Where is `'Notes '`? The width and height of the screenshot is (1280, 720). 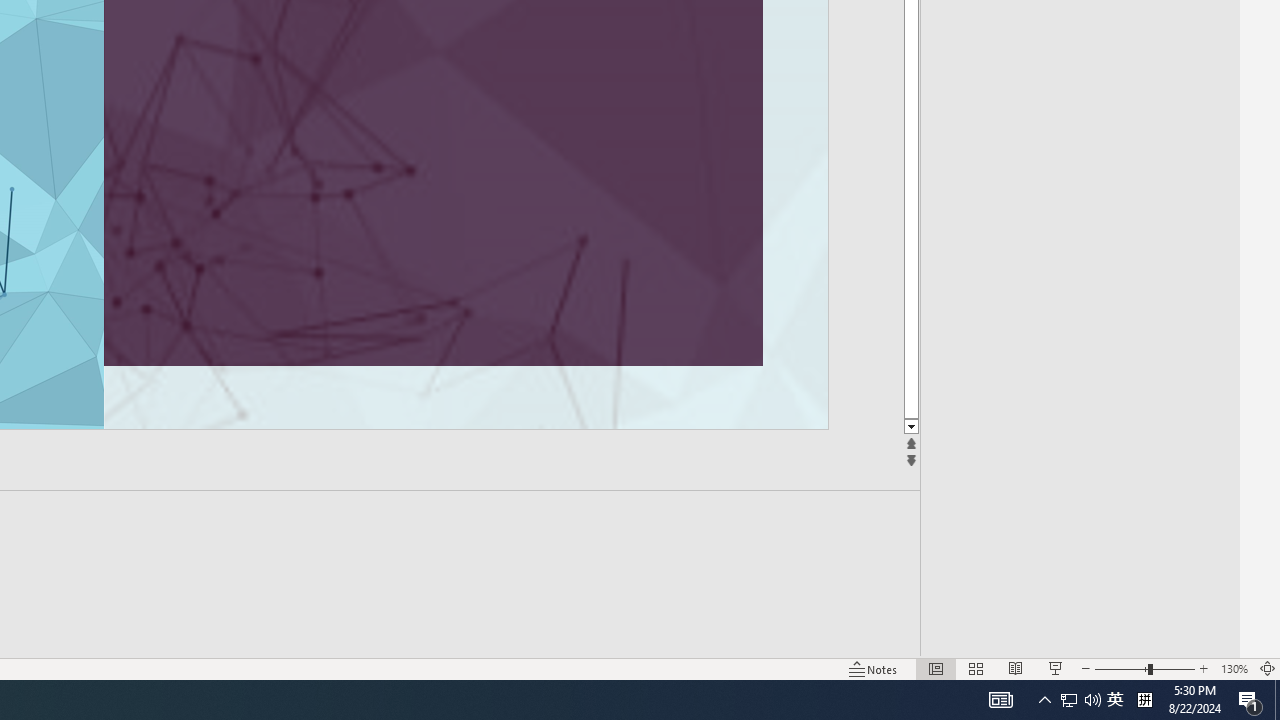 'Notes ' is located at coordinates (874, 669).